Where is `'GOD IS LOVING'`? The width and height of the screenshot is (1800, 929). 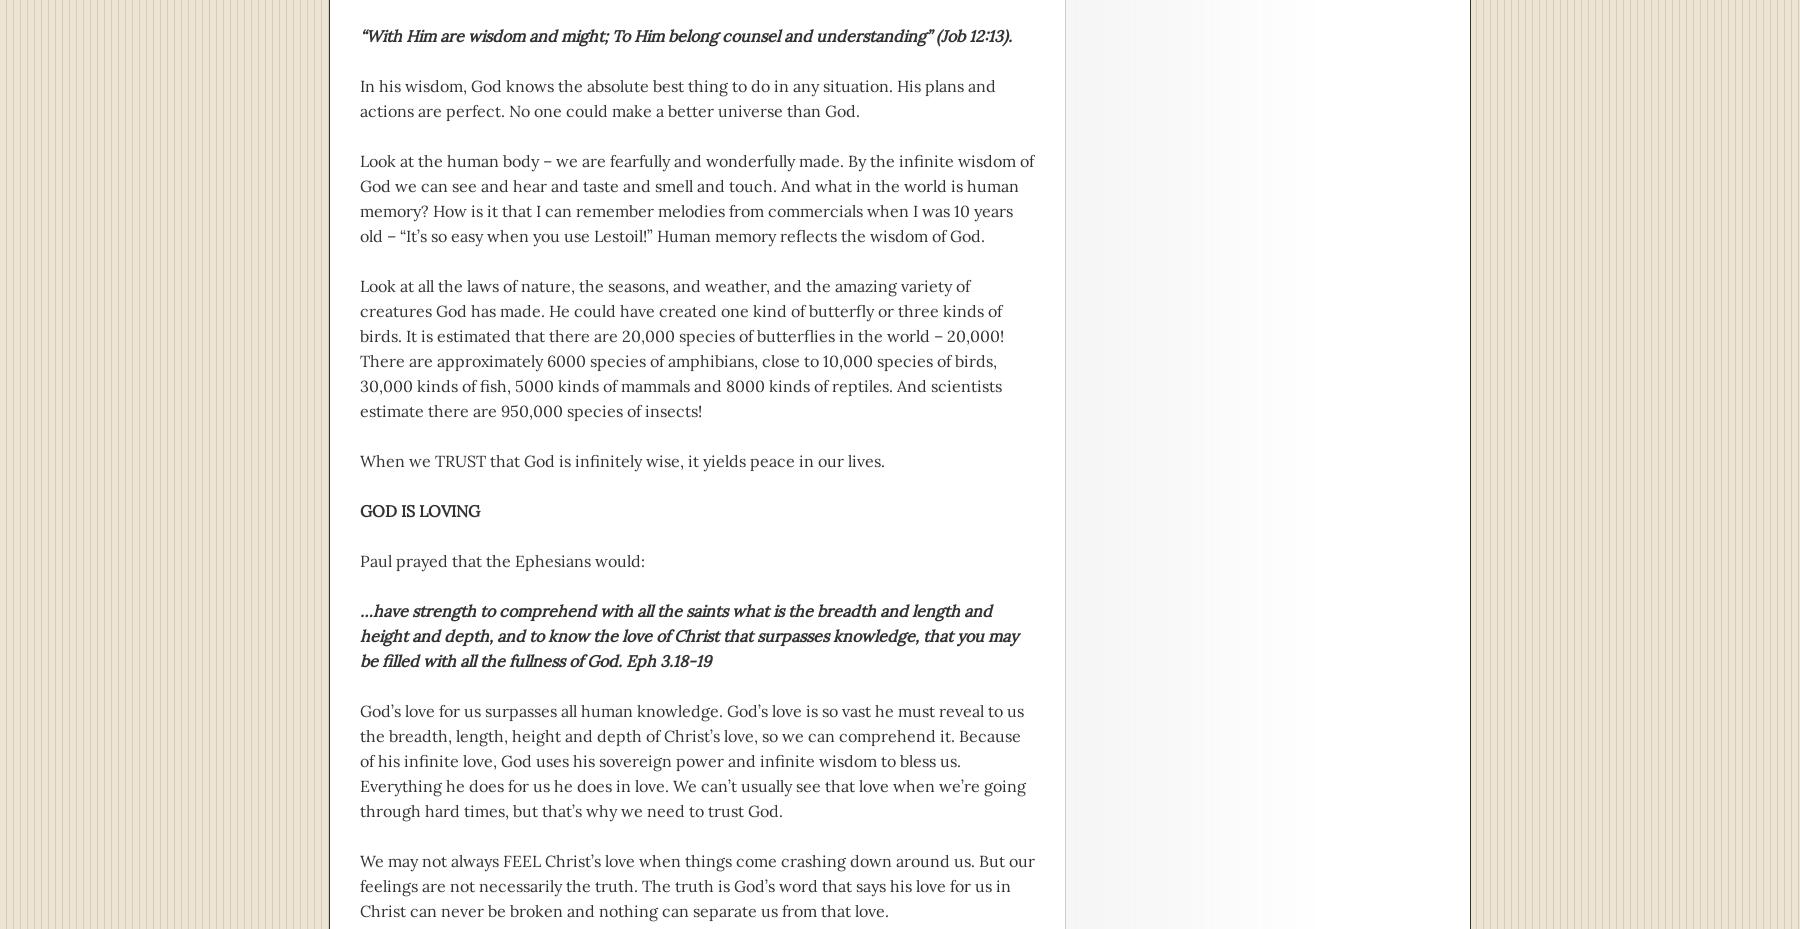
'GOD IS LOVING' is located at coordinates (419, 511).